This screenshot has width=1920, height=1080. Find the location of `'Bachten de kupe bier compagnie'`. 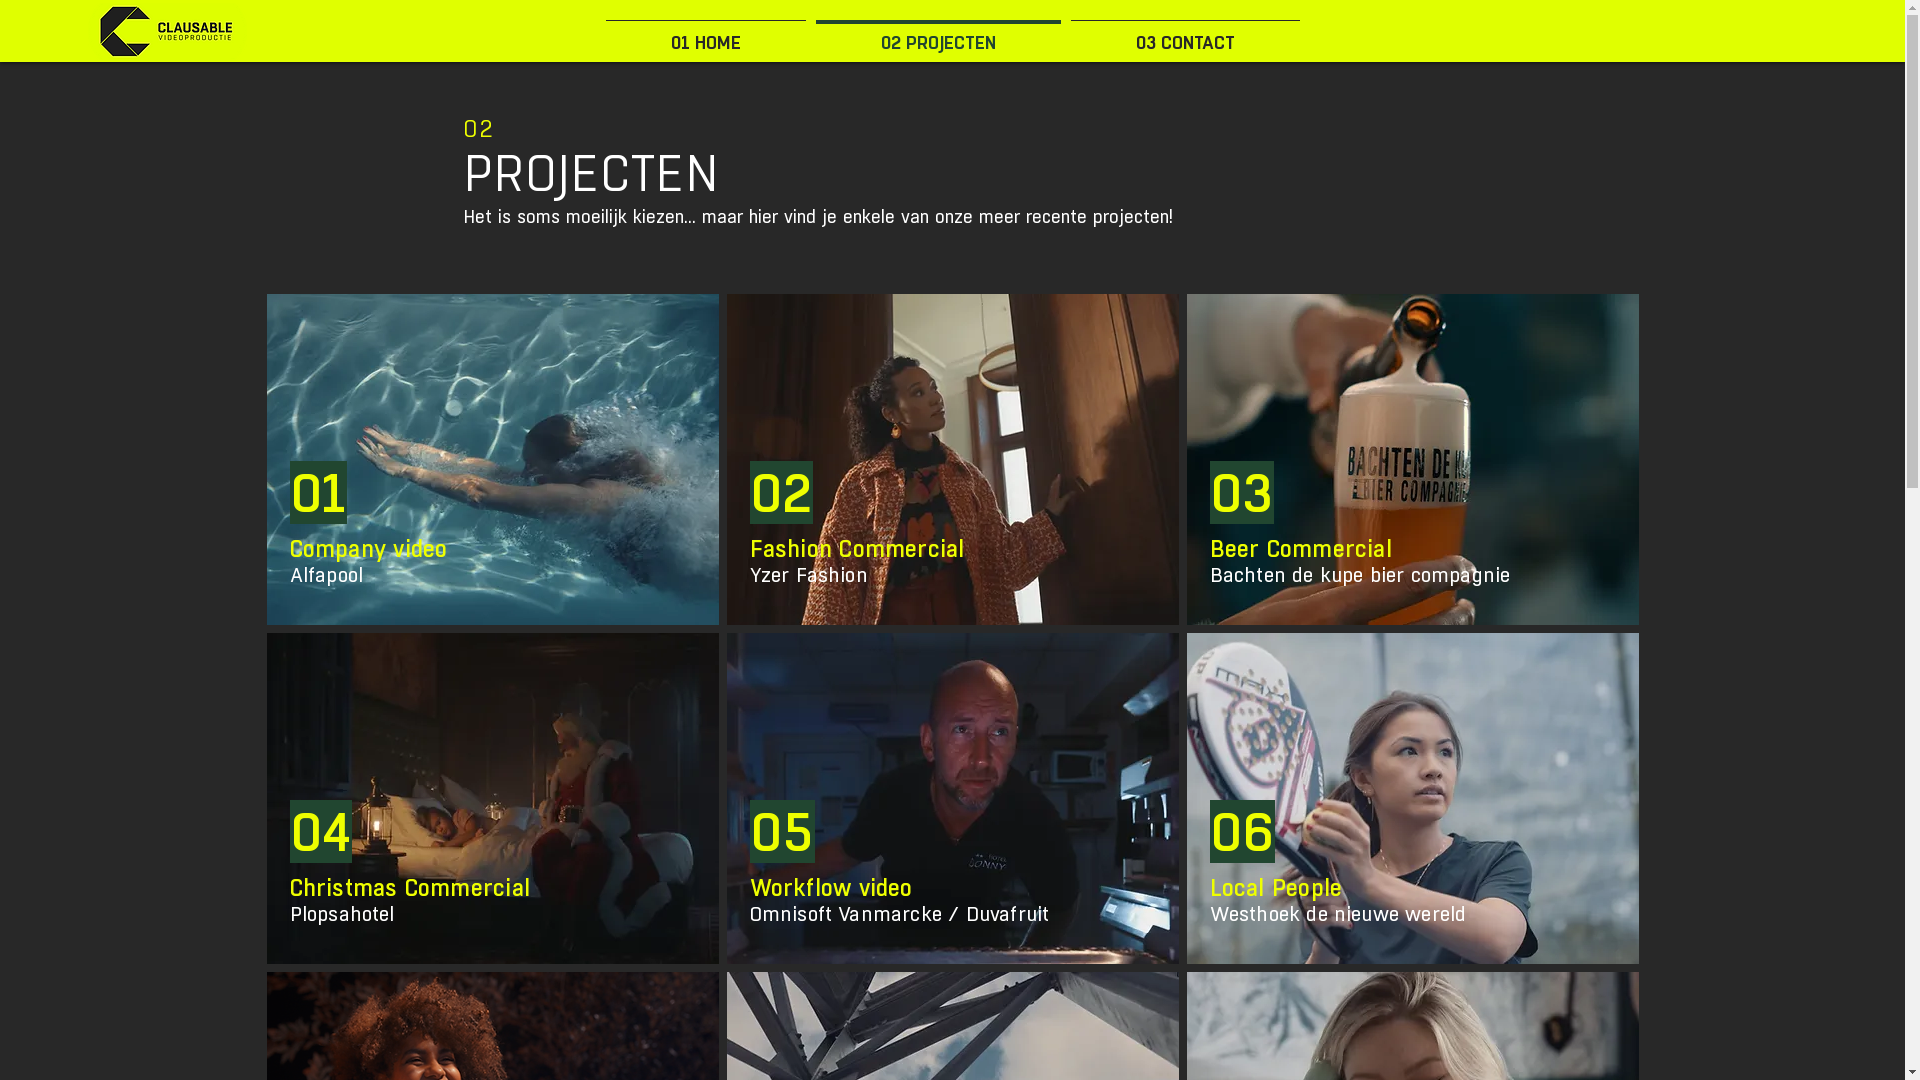

'Bachten de kupe bier compagnie' is located at coordinates (1360, 575).